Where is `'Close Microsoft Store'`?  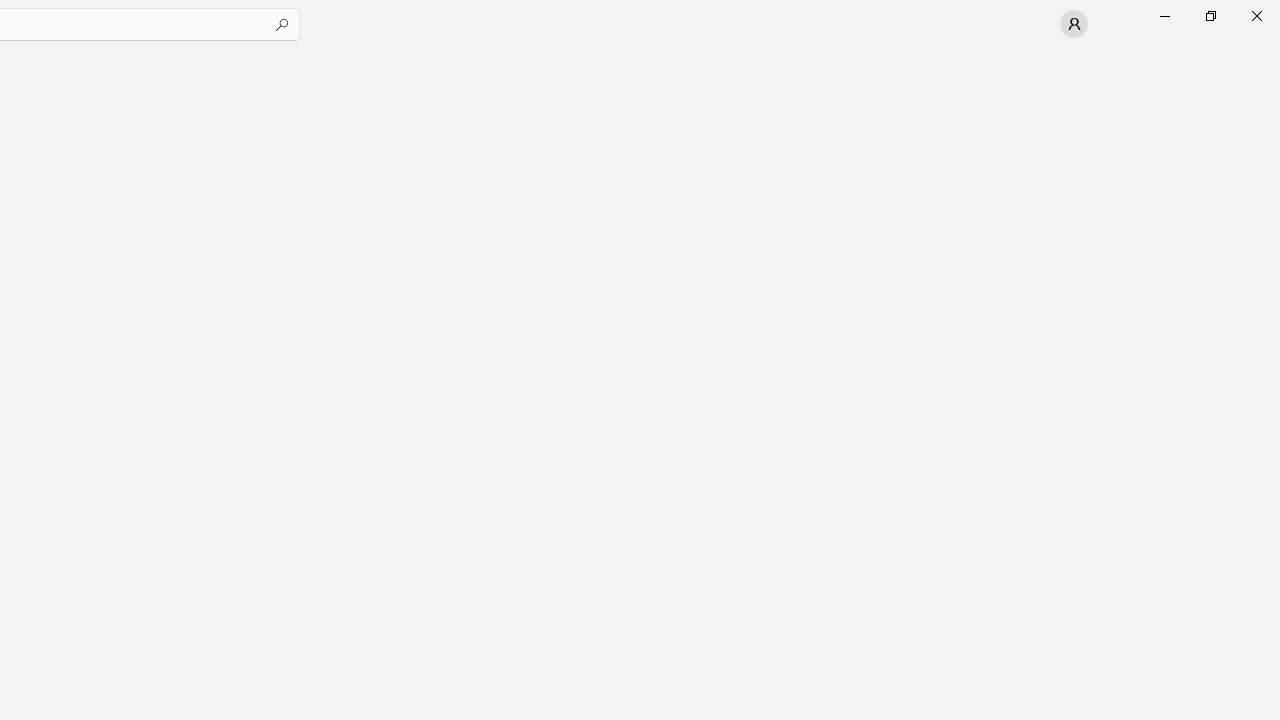
'Close Microsoft Store' is located at coordinates (1255, 15).